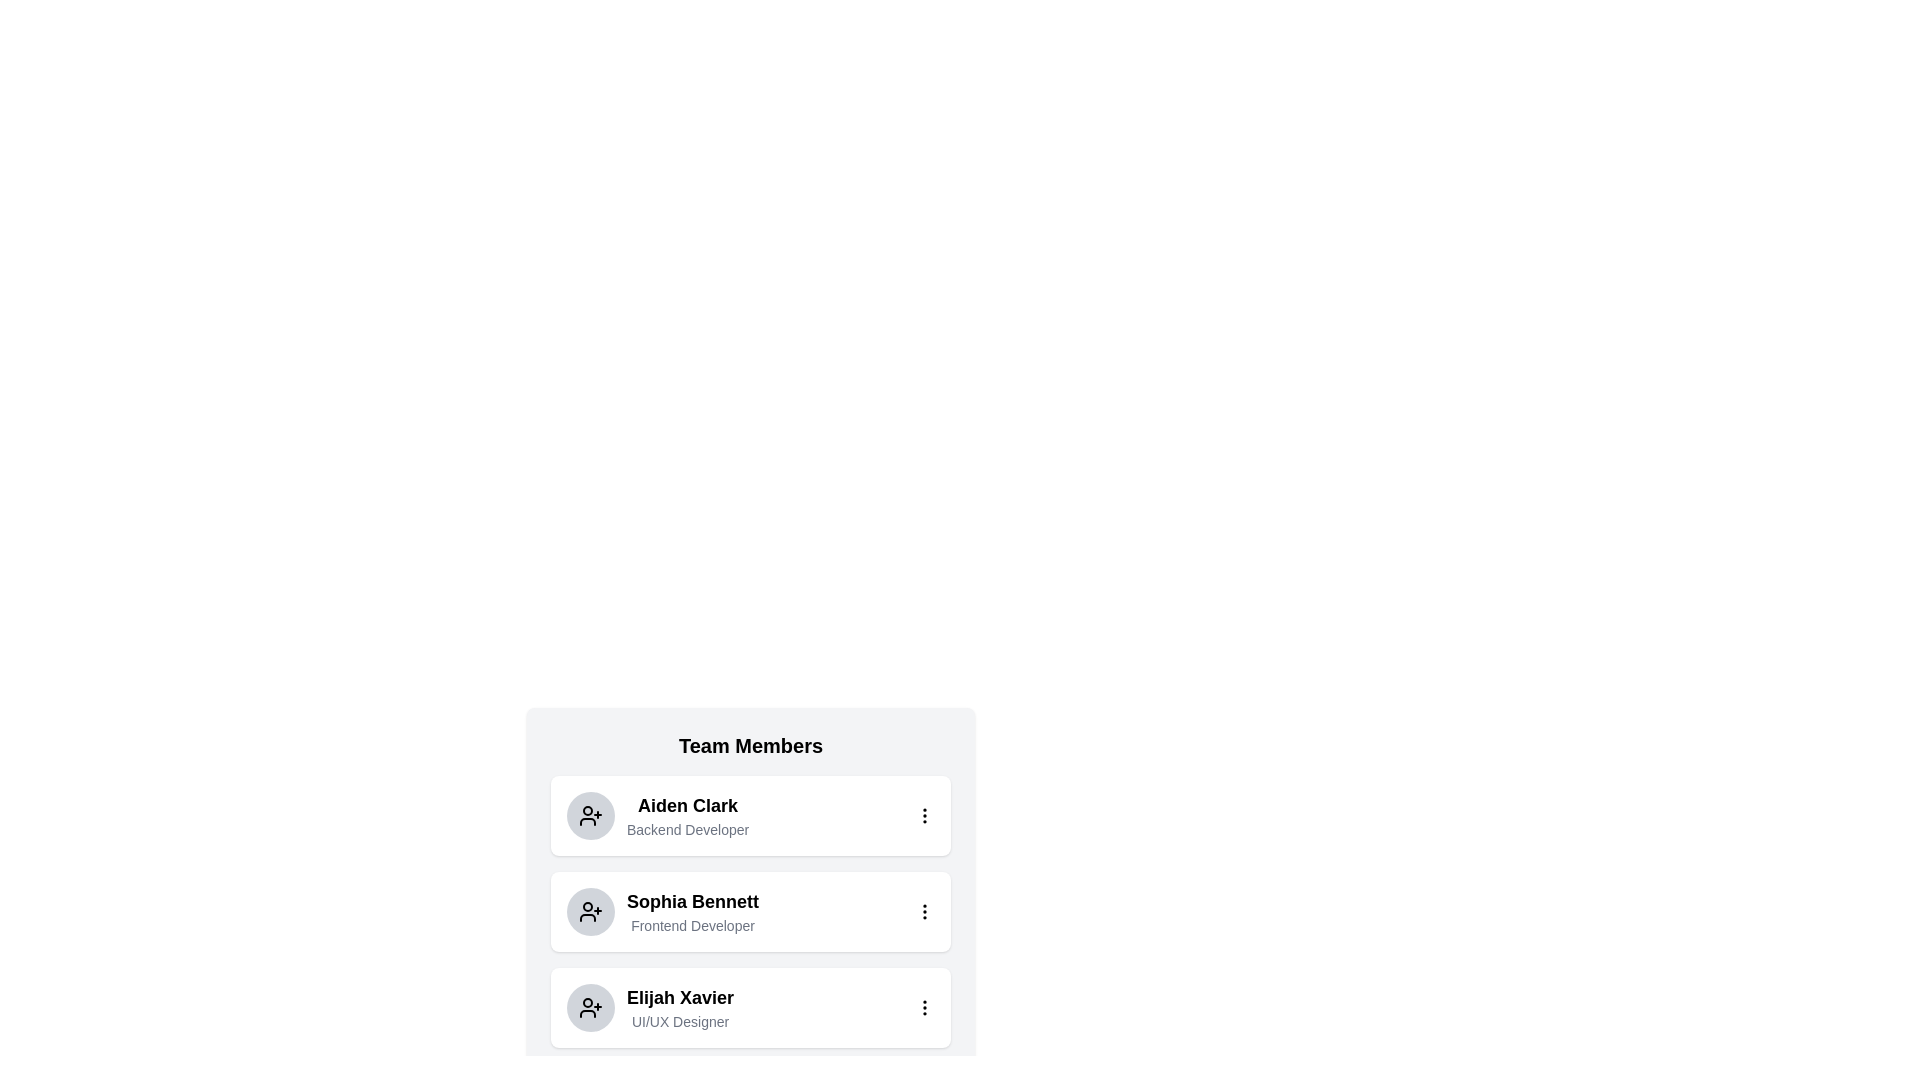 This screenshot has width=1920, height=1080. Describe the element at coordinates (692, 925) in the screenshot. I see `accessibility labels of the text label displaying 'Frontend Developer', which is located below 'Sophia Bennett' in the profile section of the Team Members list` at that location.